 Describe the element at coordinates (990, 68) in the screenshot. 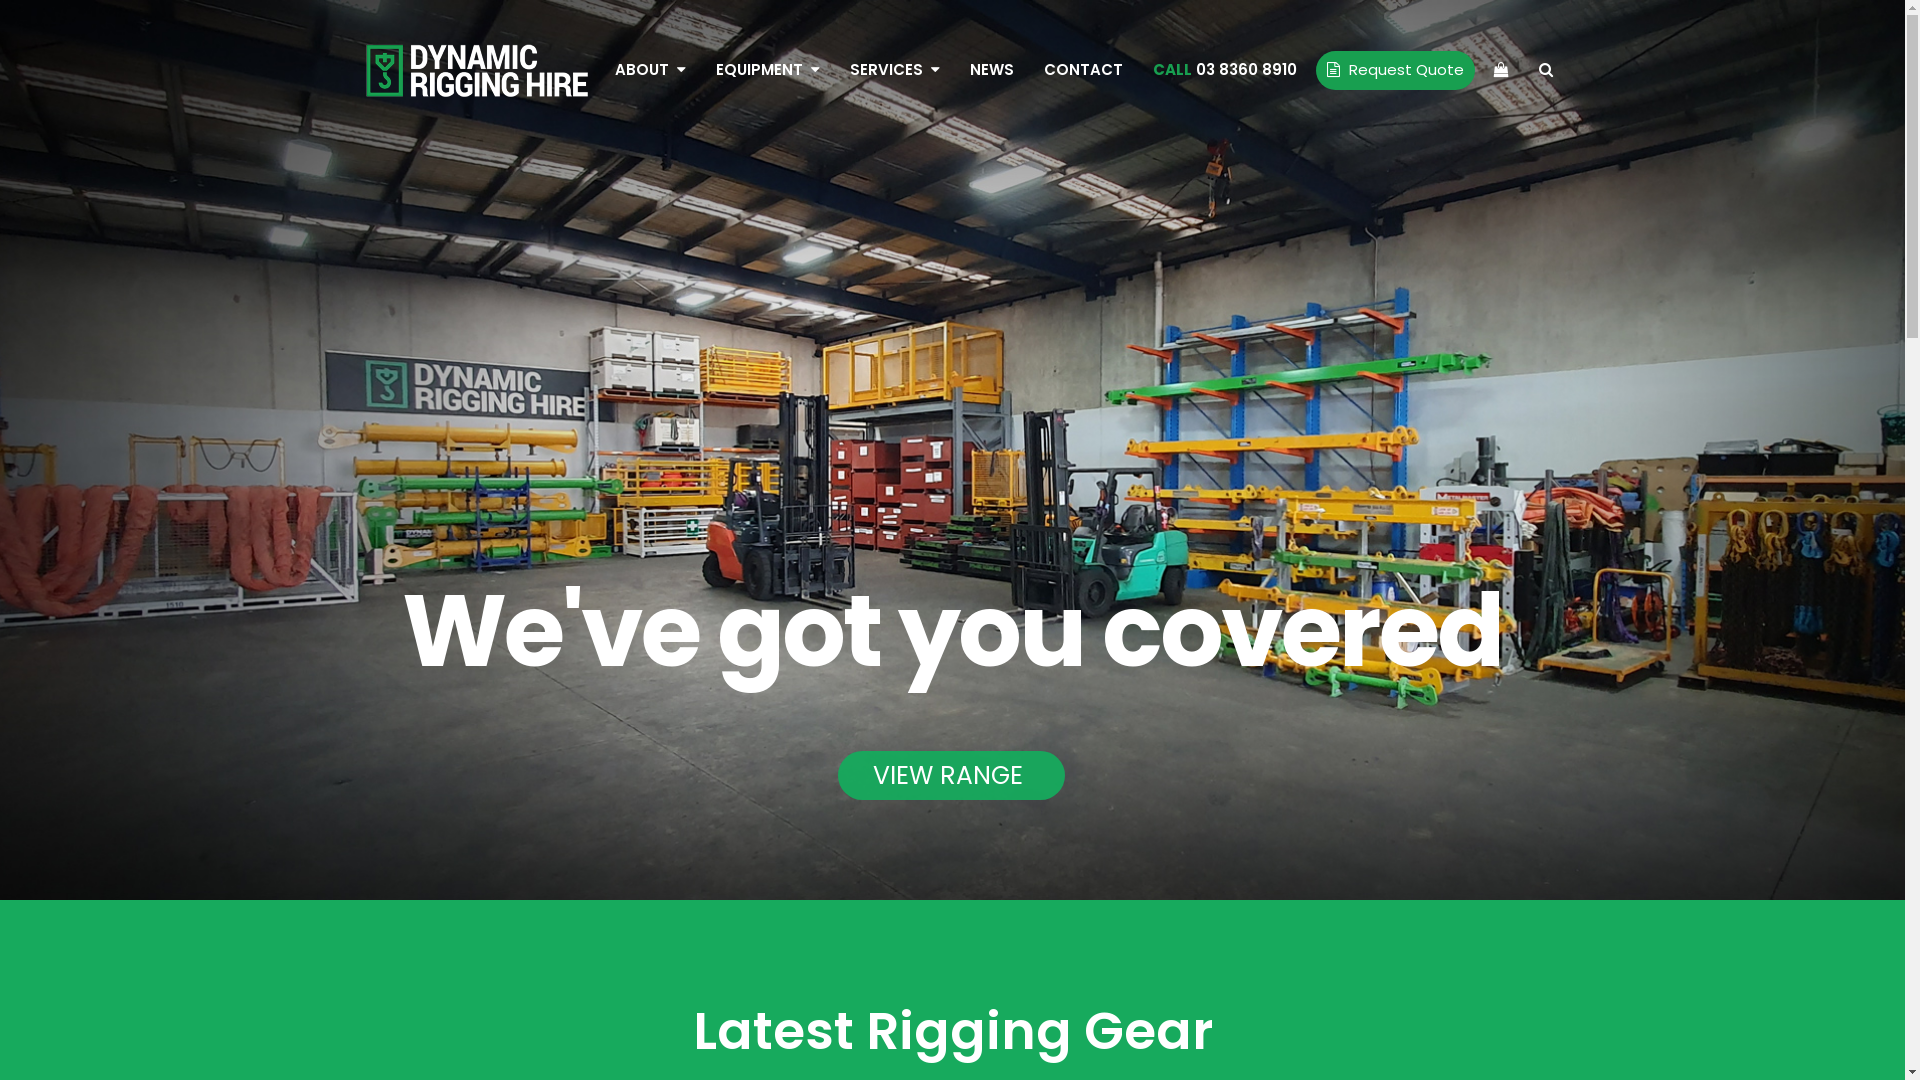

I see `'NEWS'` at that location.